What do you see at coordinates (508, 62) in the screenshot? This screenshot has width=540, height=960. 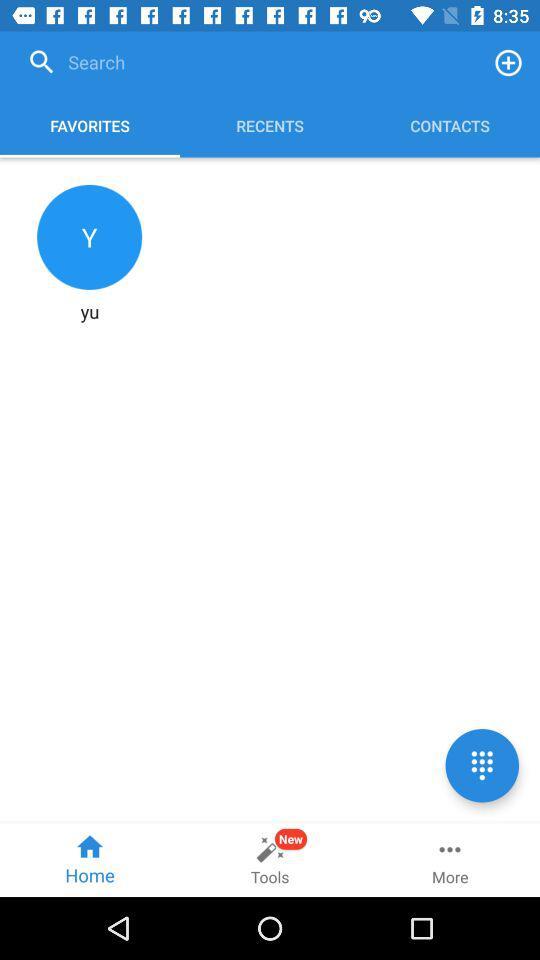 I see `a plus sign symbol for adding a contact` at bounding box center [508, 62].